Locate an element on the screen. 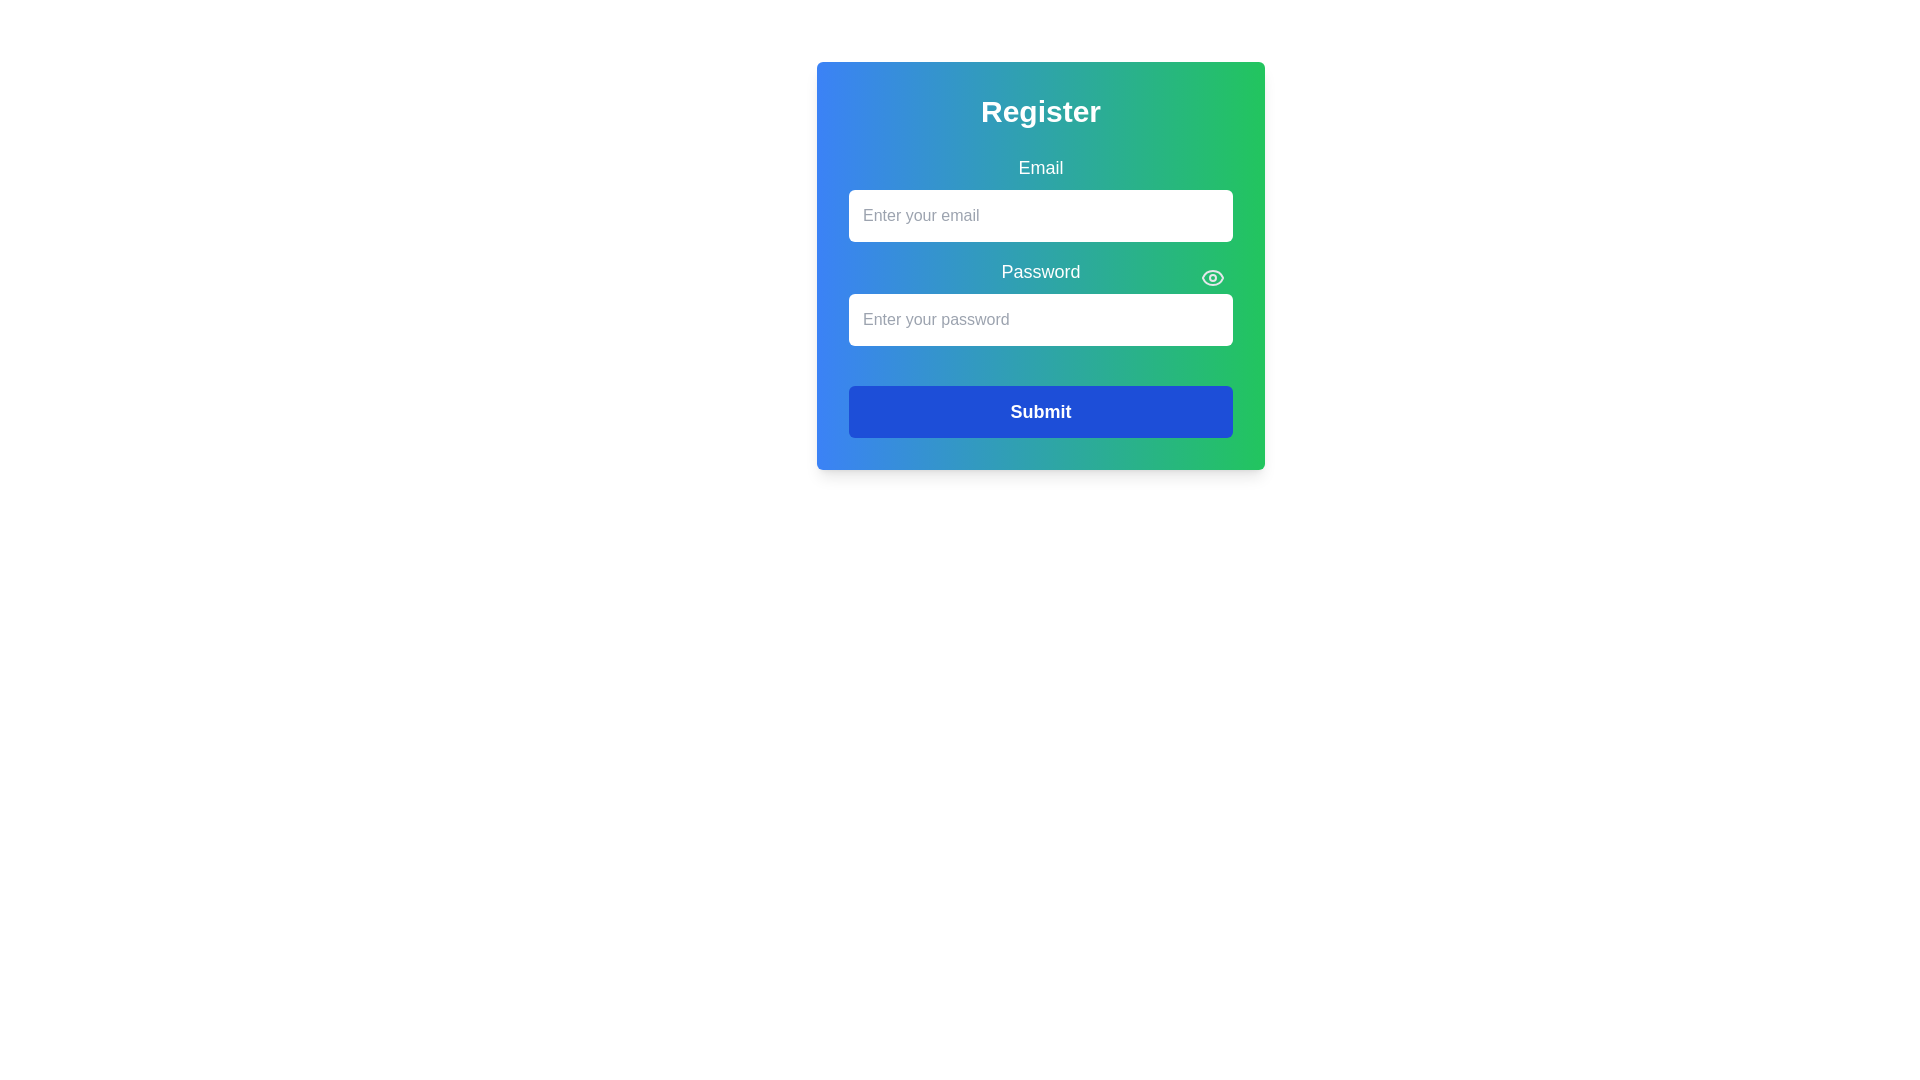 The width and height of the screenshot is (1920, 1080). the submission button located at the bottom of the form card is located at coordinates (1040, 411).